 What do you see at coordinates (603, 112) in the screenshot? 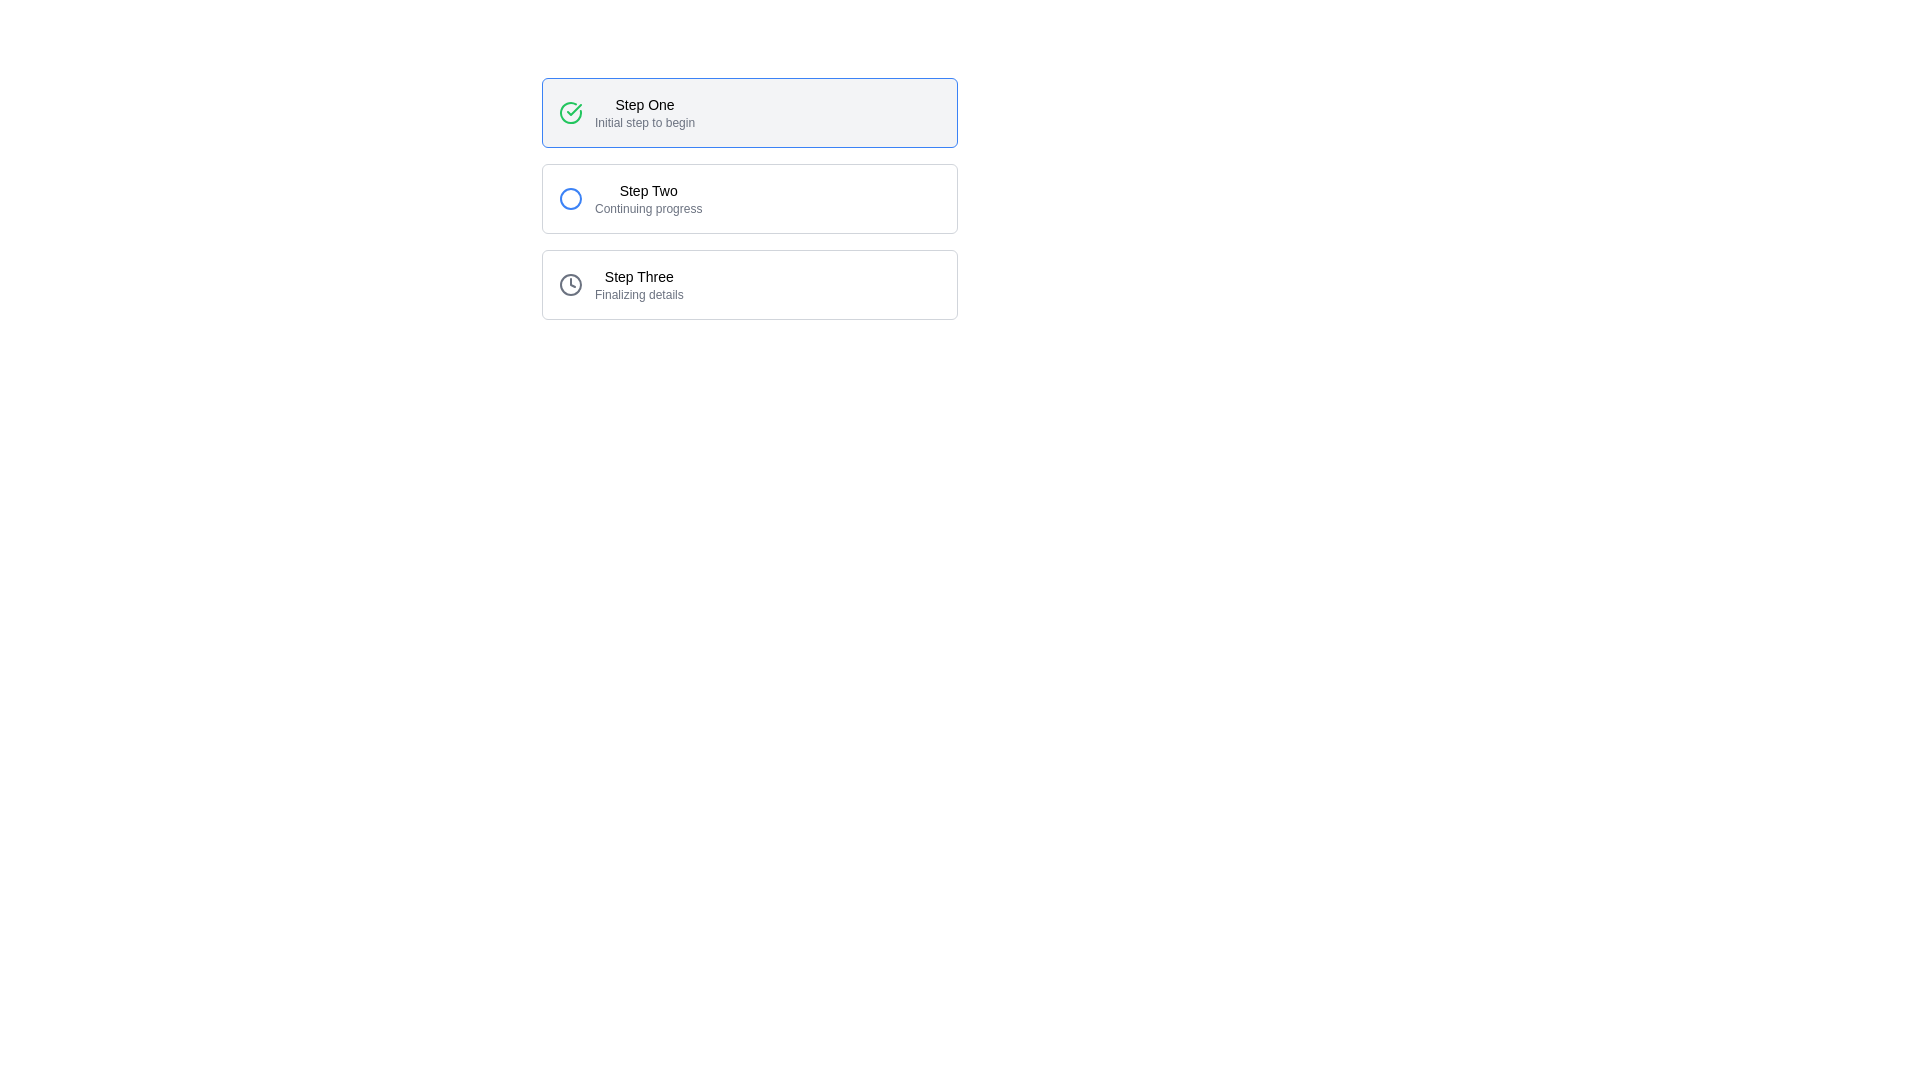
I see `the check icon located to the left of the Text Block that displays the title and description of the first step in the multi-step process interface` at bounding box center [603, 112].